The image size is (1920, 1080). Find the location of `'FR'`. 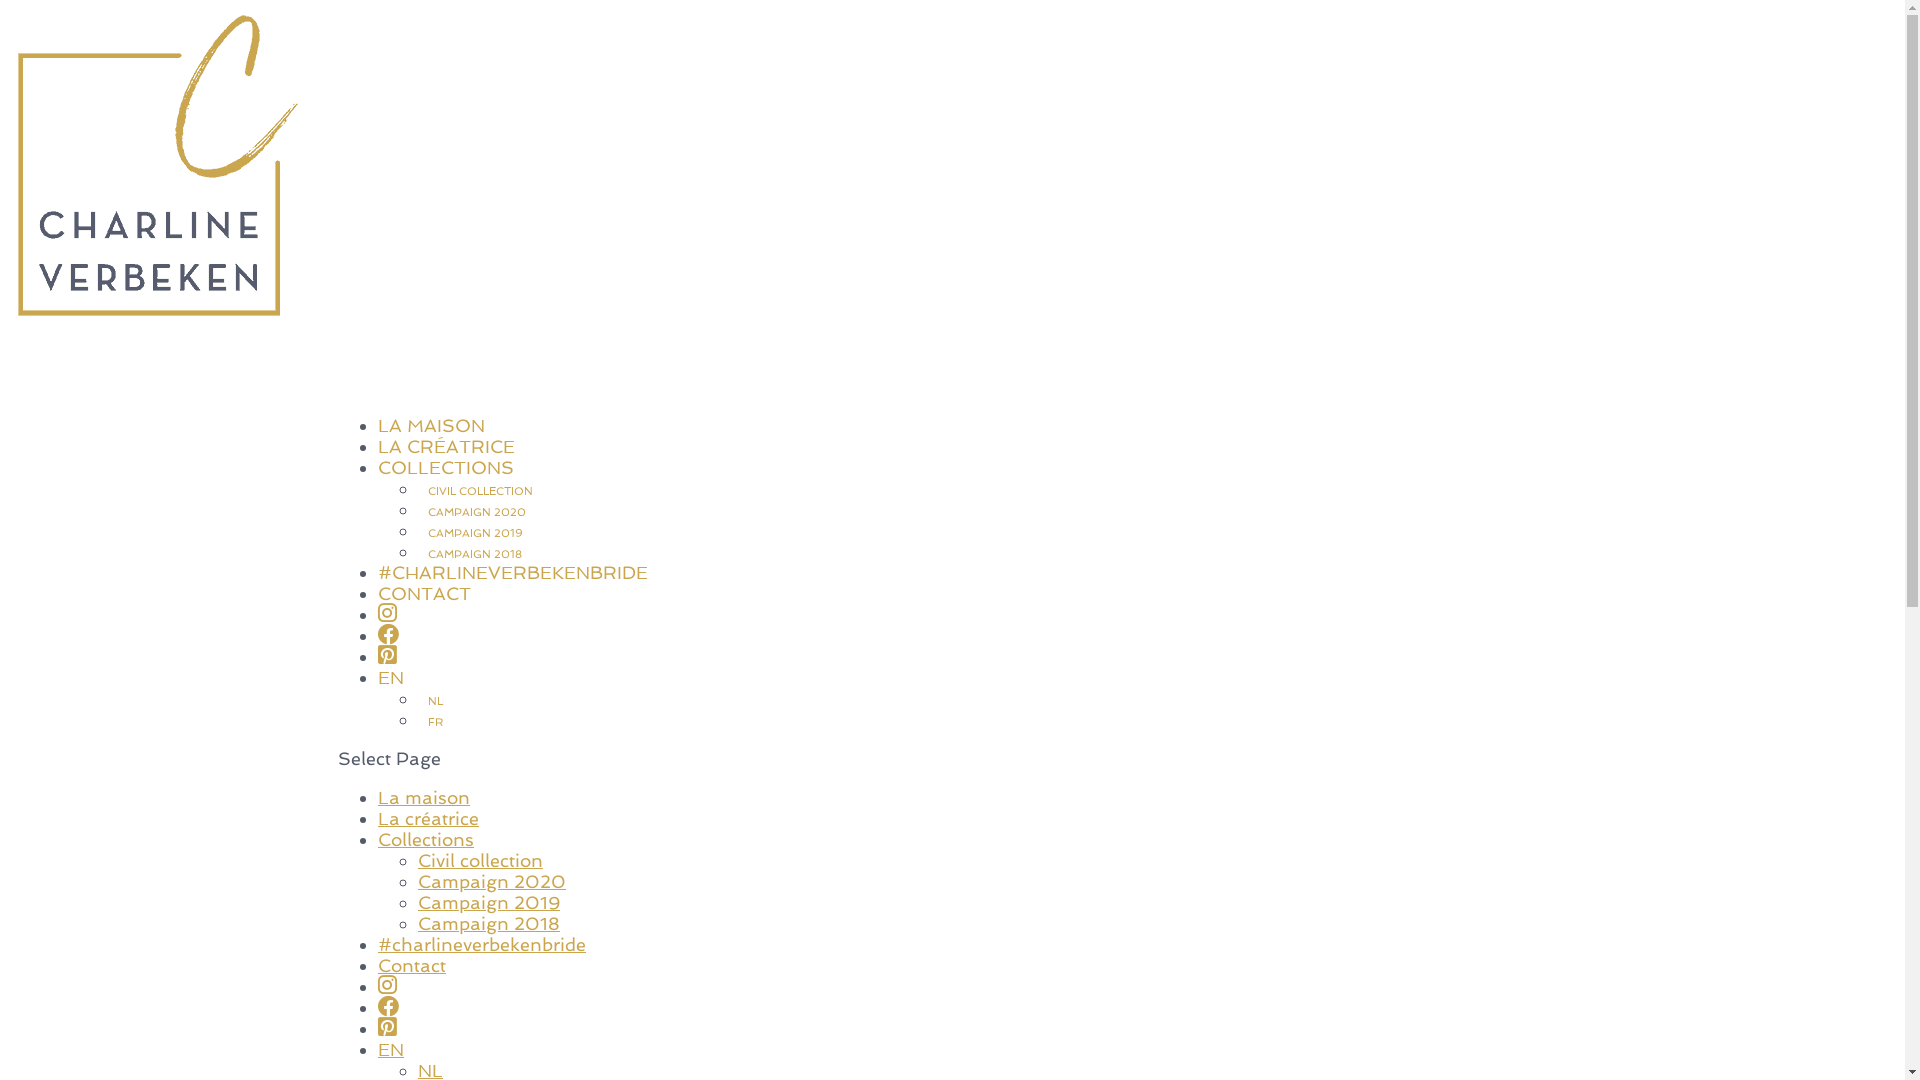

'FR' is located at coordinates (434, 722).